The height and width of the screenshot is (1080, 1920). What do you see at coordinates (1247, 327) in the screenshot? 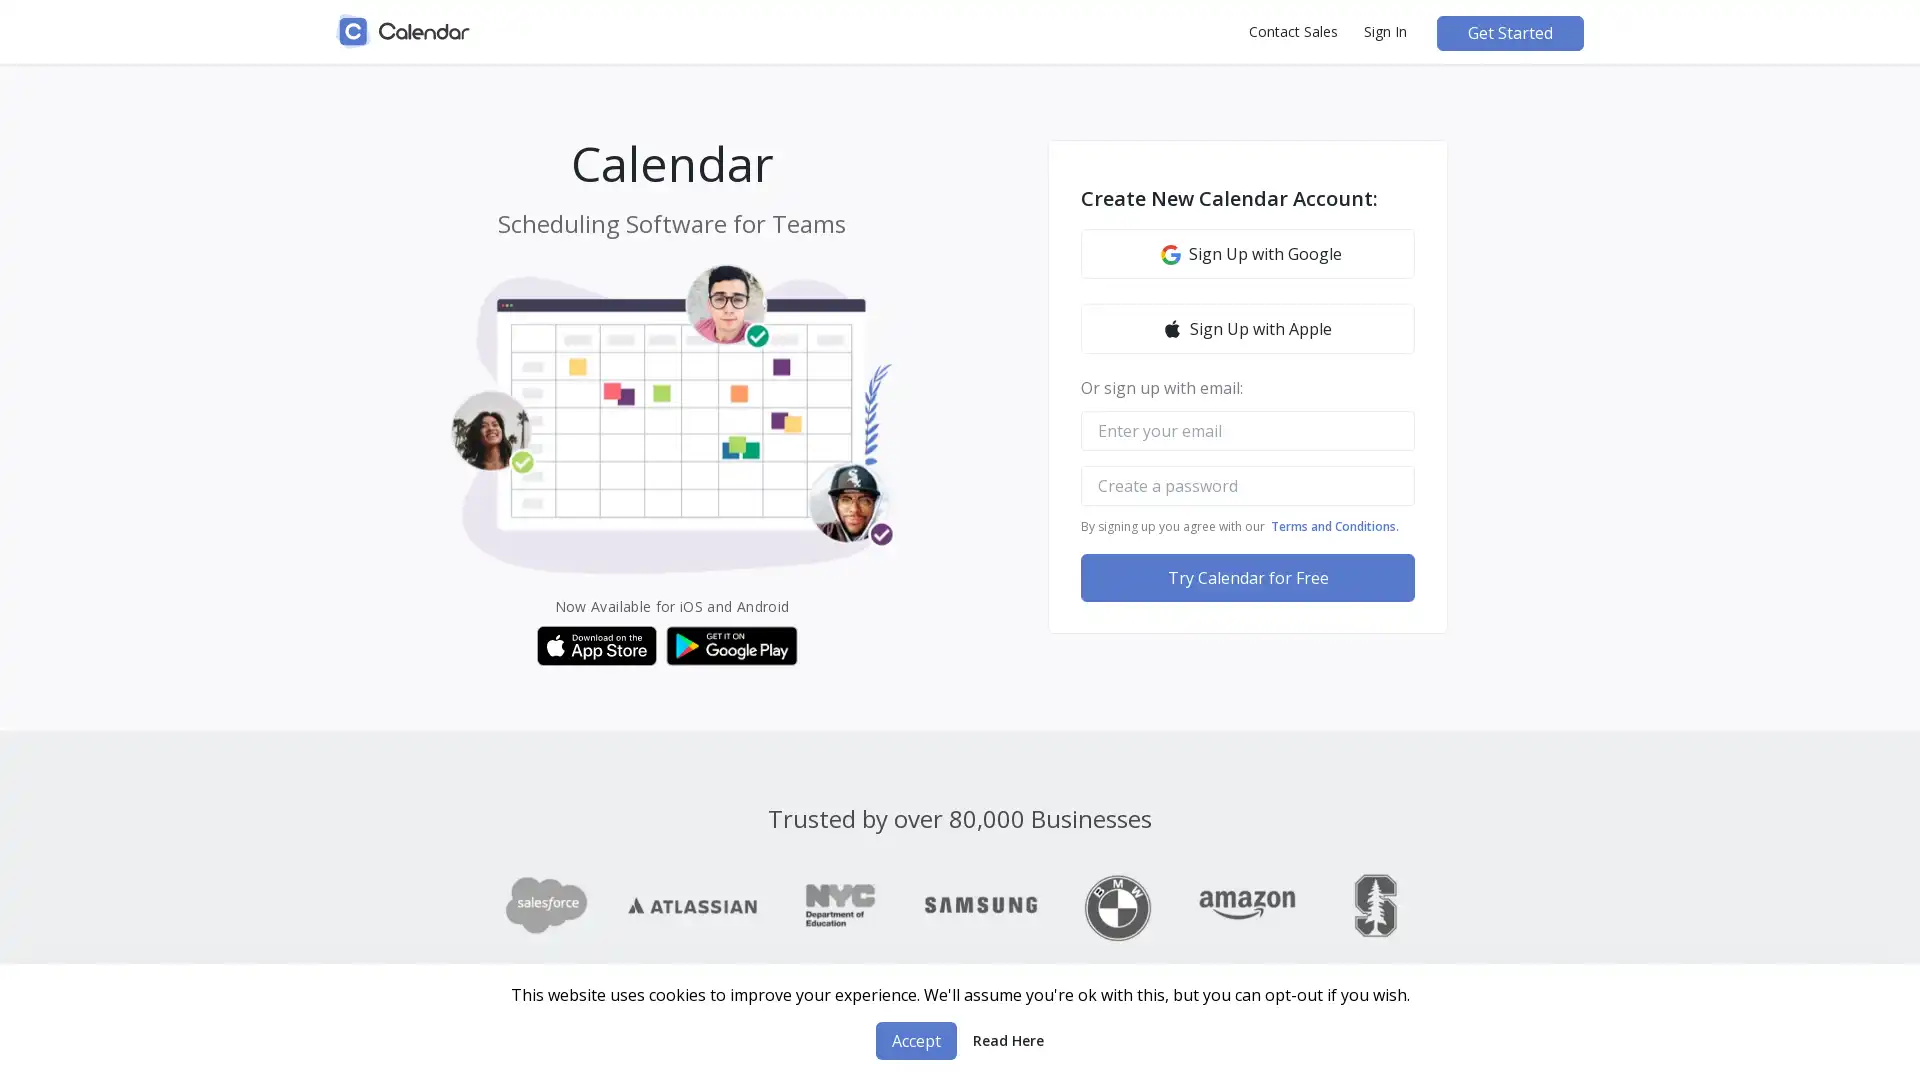
I see `Sign Up with Apple` at bounding box center [1247, 327].